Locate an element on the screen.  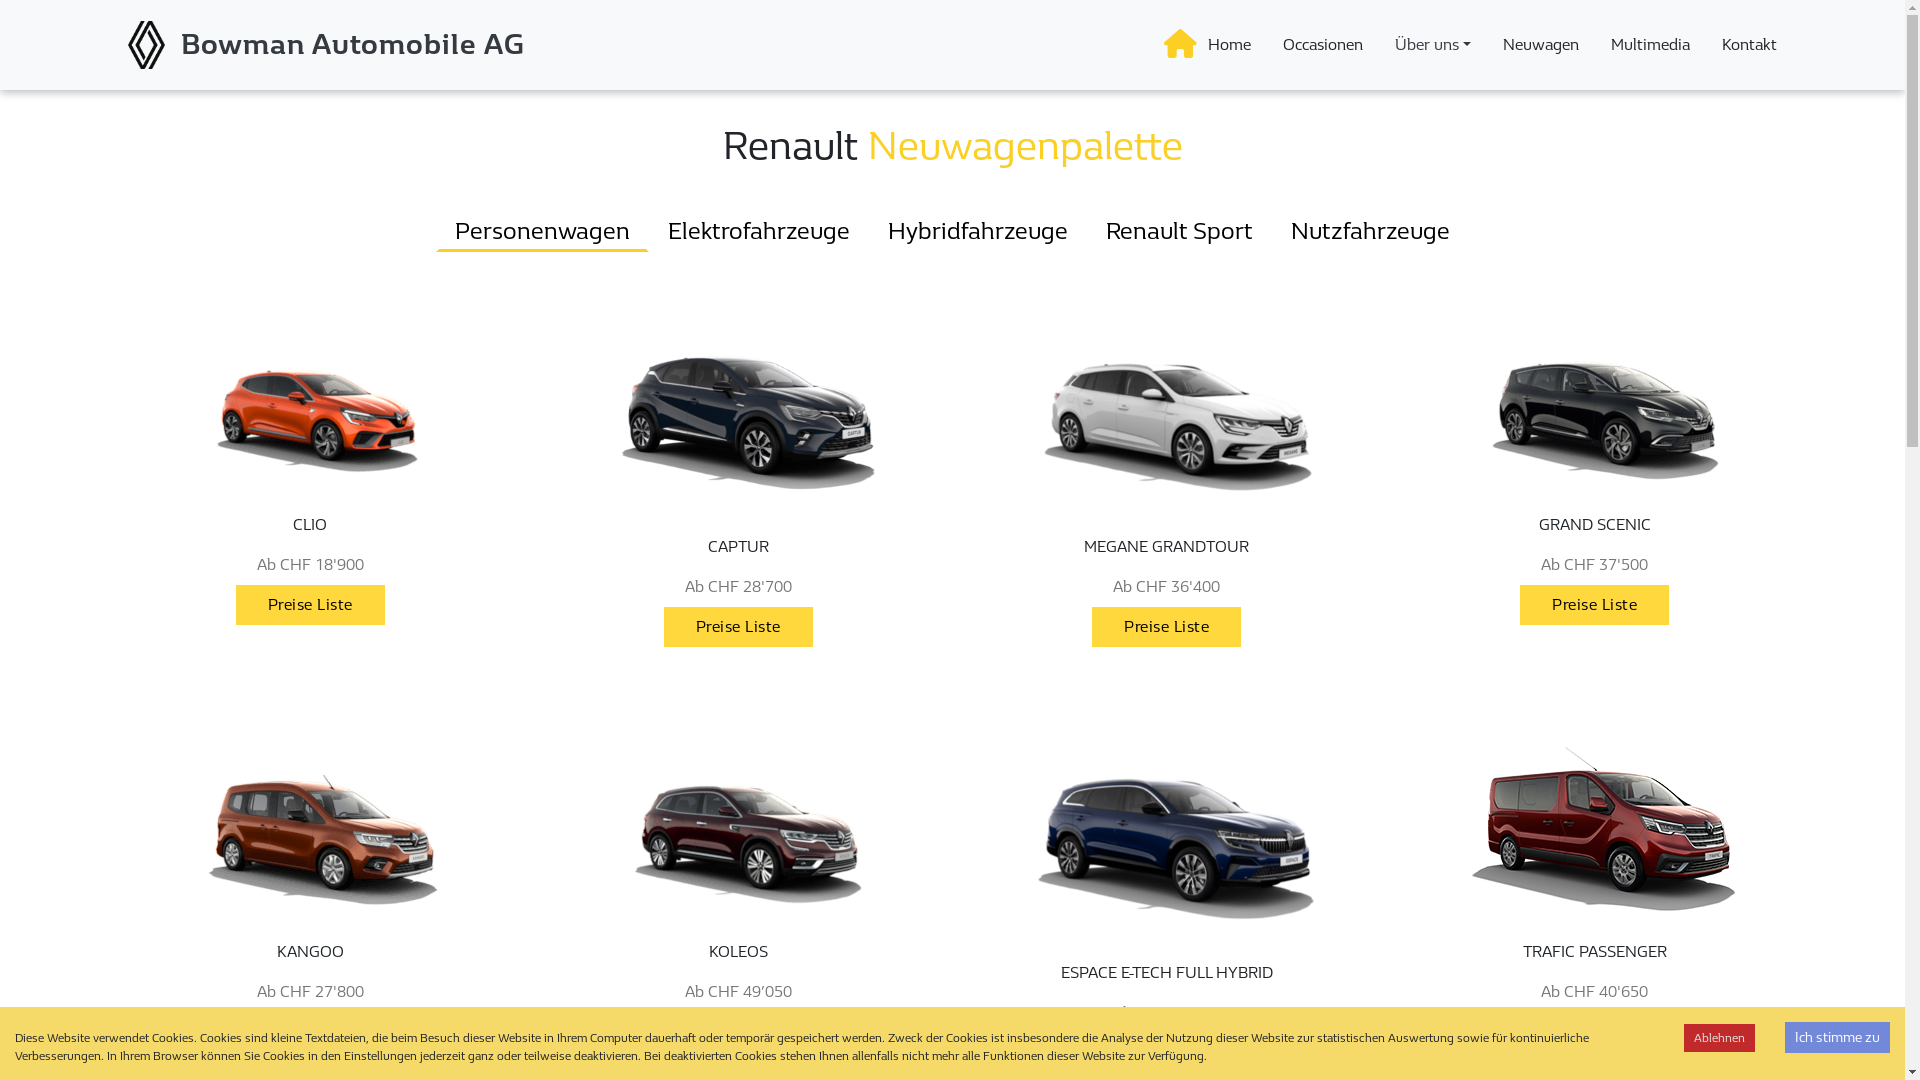
'Preise Liste' is located at coordinates (309, 603).